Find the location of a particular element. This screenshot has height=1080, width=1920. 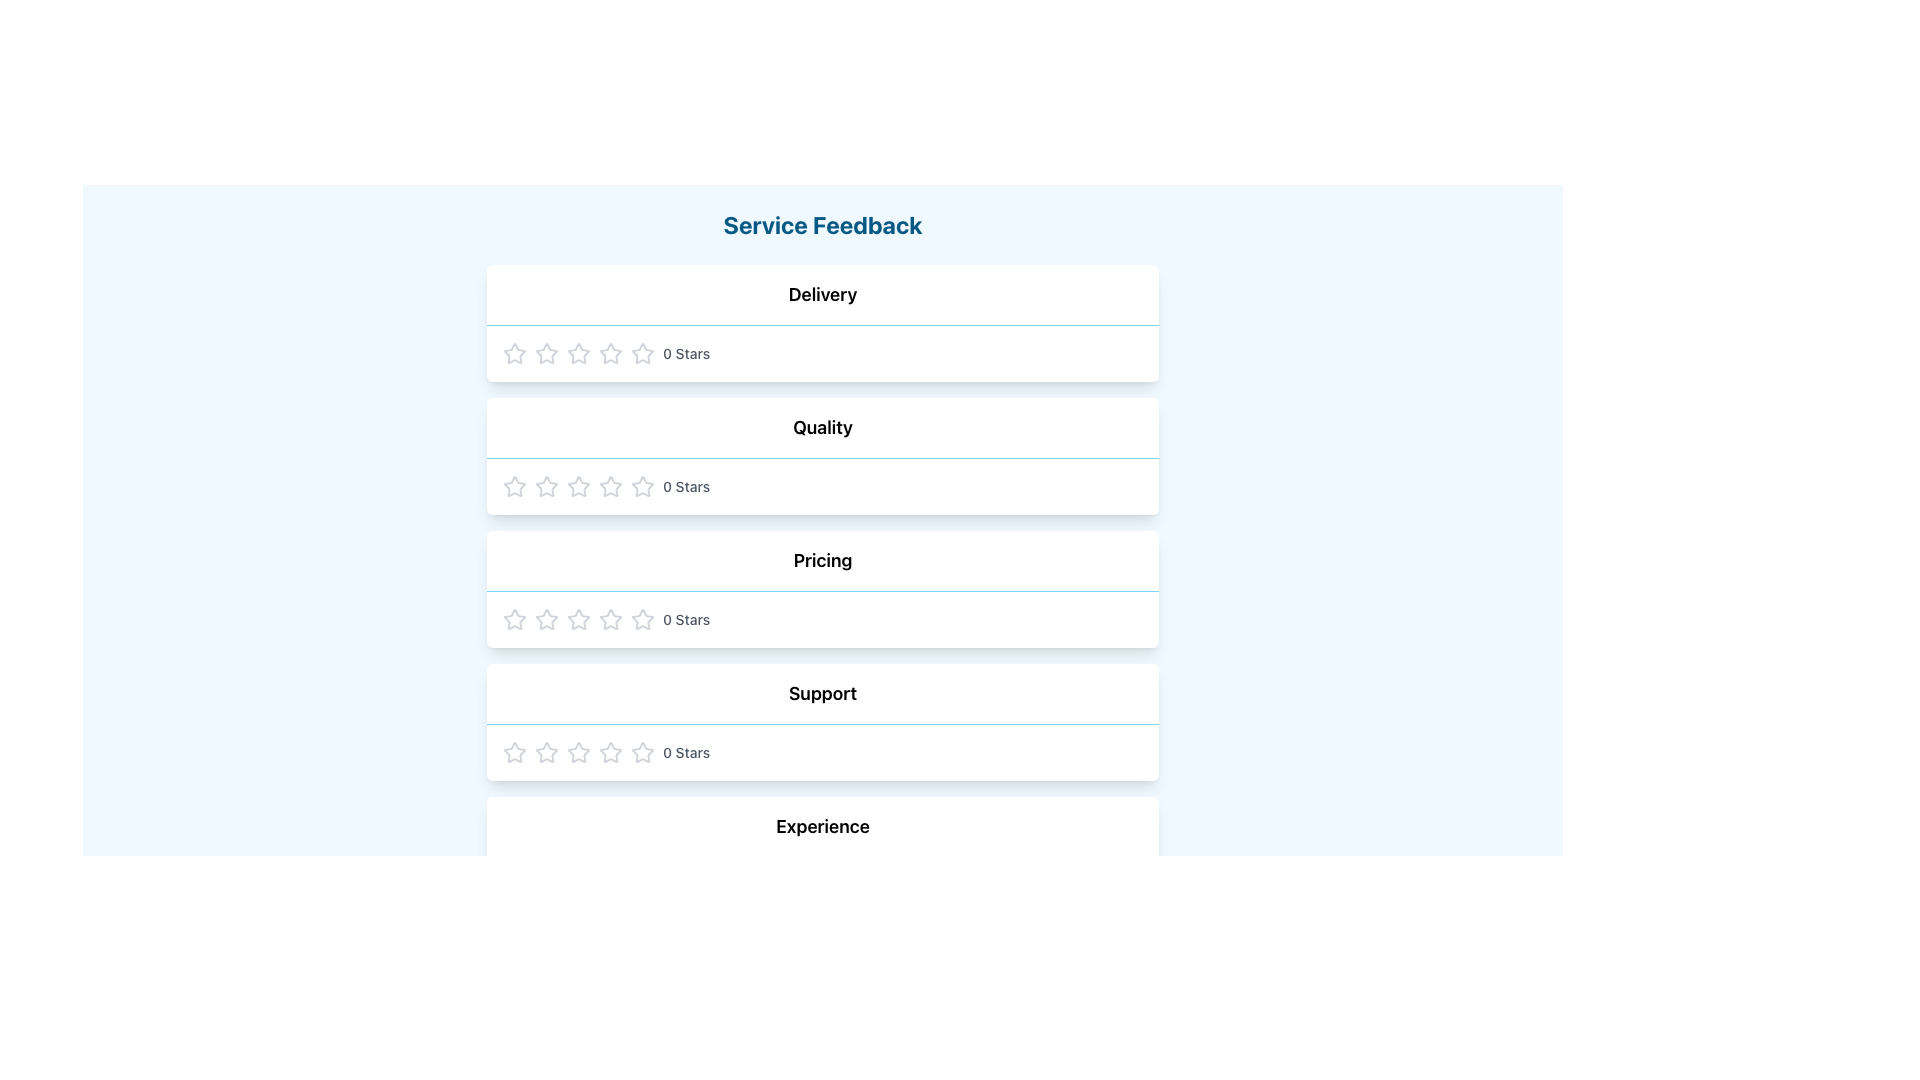

the first rating star icon in the 'Quality' category is located at coordinates (578, 486).